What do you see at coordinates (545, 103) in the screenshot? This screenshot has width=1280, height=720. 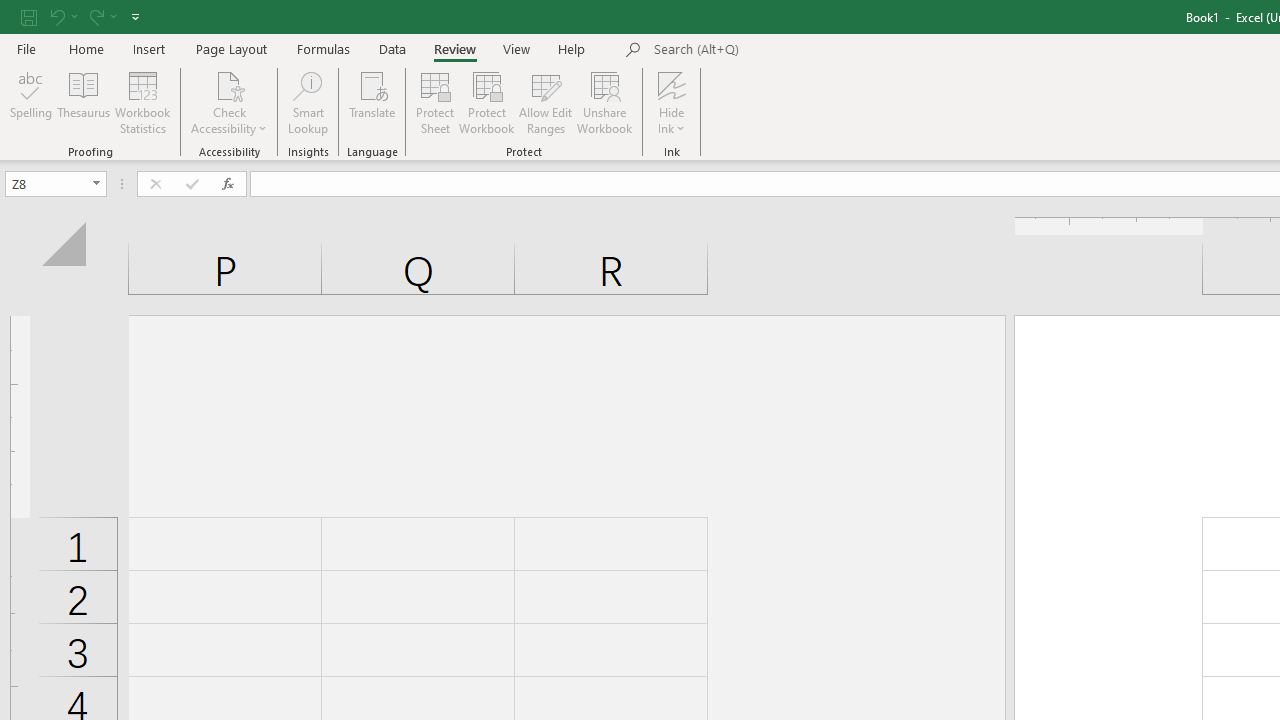 I see `'Allow Edit Ranges'` at bounding box center [545, 103].